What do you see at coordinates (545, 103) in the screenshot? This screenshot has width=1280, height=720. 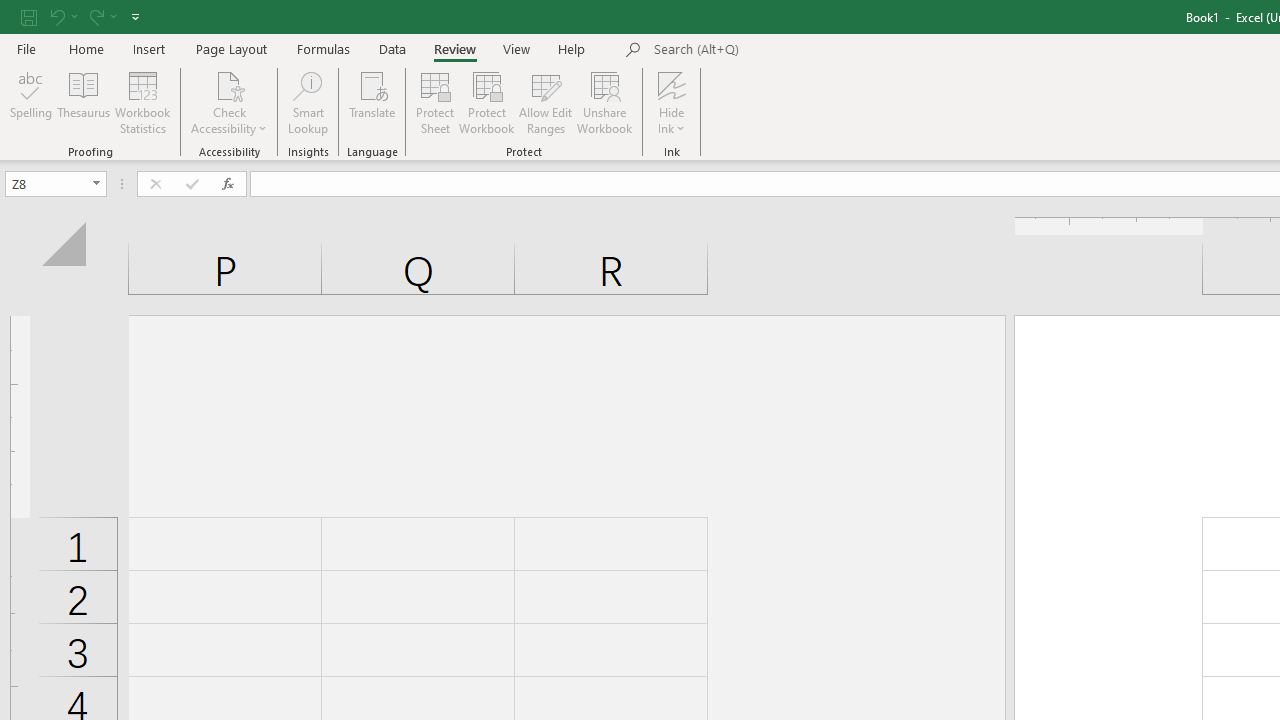 I see `'Allow Edit Ranges'` at bounding box center [545, 103].